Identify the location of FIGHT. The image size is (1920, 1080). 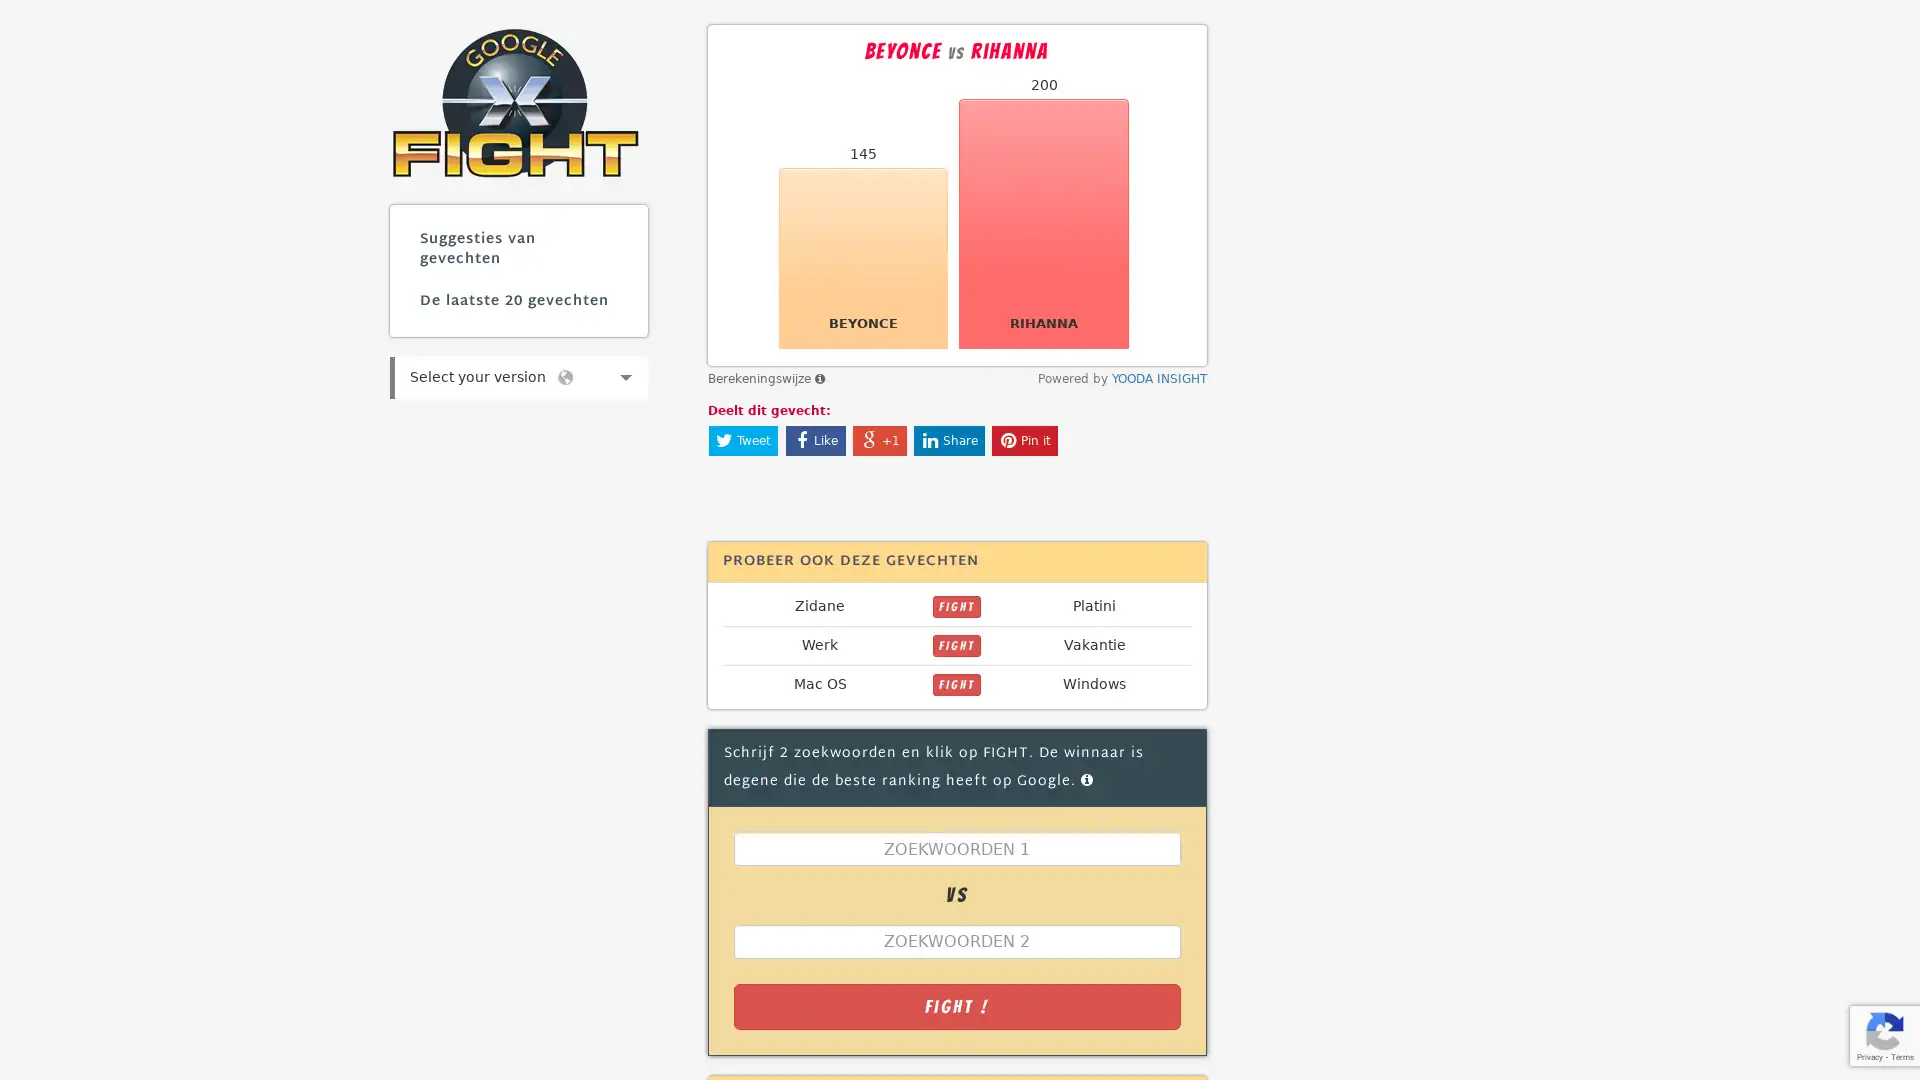
(955, 684).